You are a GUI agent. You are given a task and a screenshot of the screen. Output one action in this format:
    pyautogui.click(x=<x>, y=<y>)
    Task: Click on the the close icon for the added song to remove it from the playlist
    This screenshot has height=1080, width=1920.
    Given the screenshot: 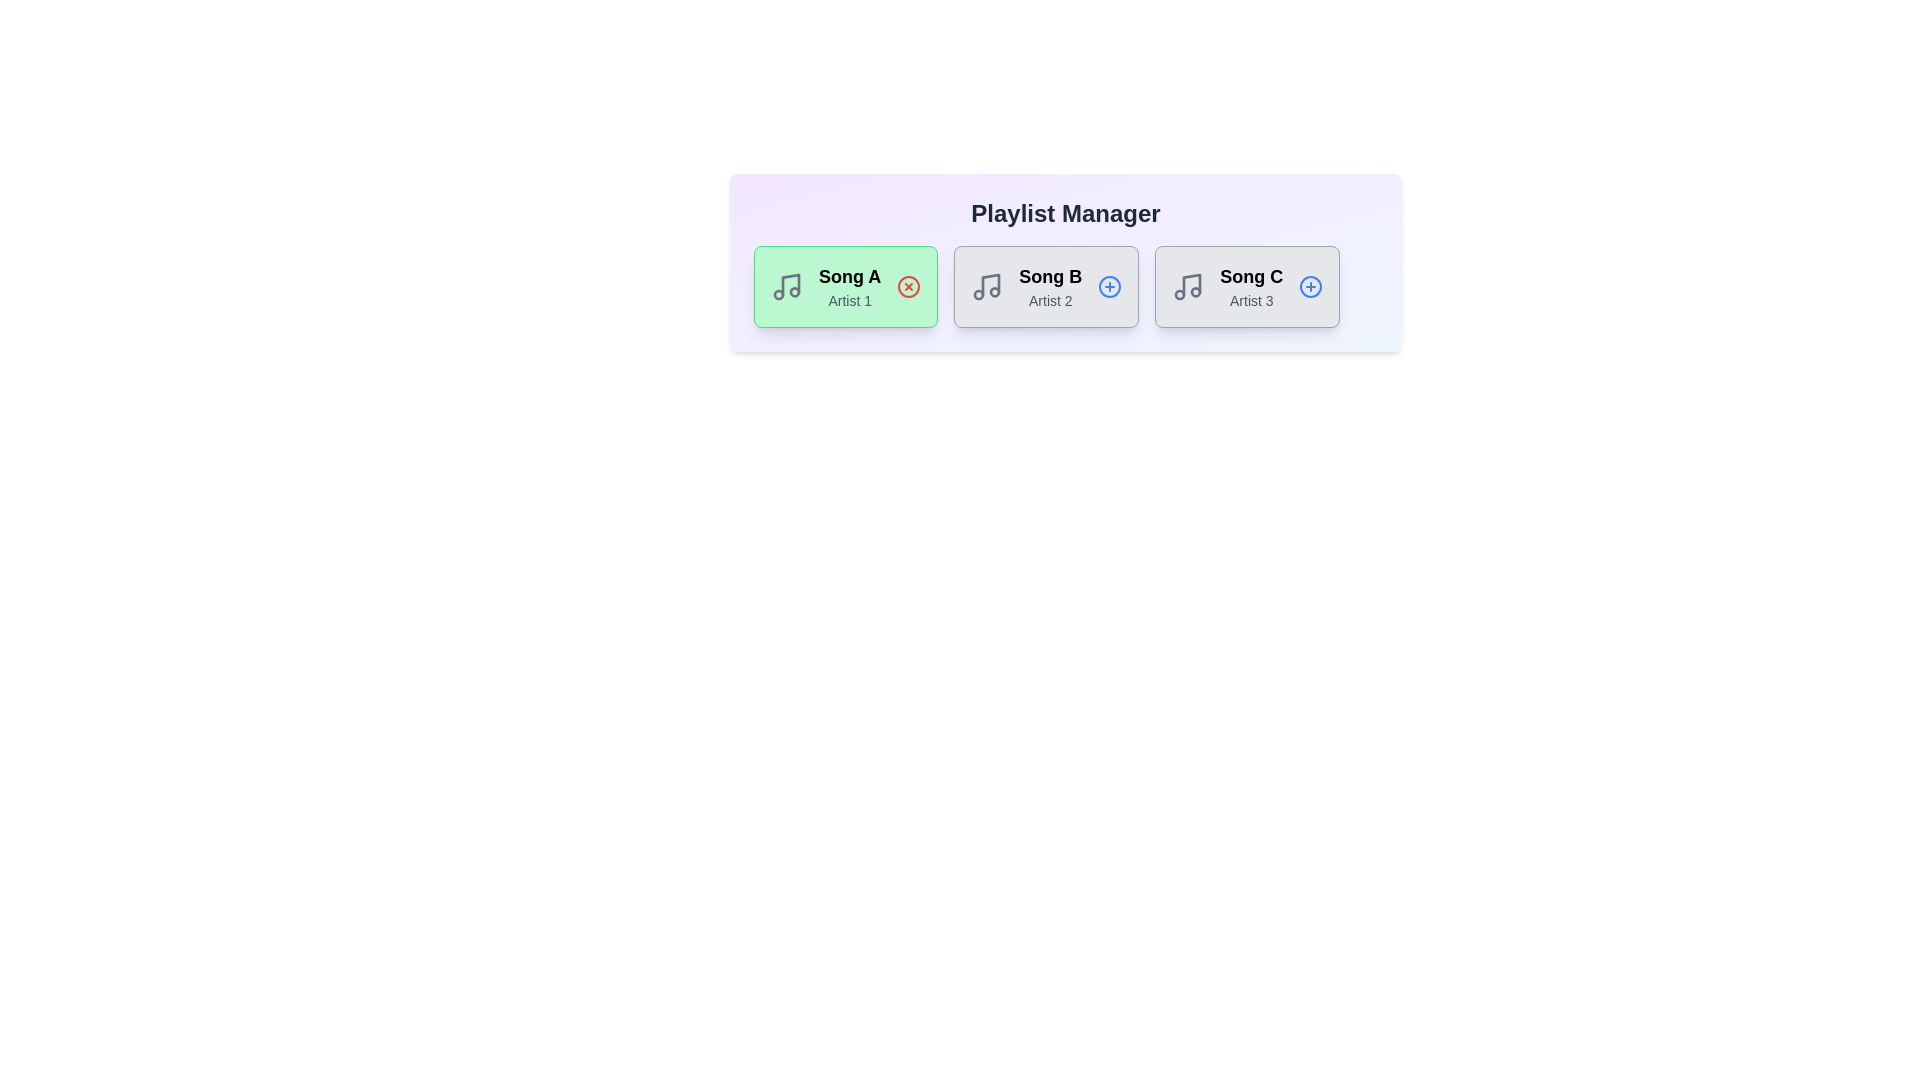 What is the action you would take?
    pyautogui.click(x=908, y=286)
    